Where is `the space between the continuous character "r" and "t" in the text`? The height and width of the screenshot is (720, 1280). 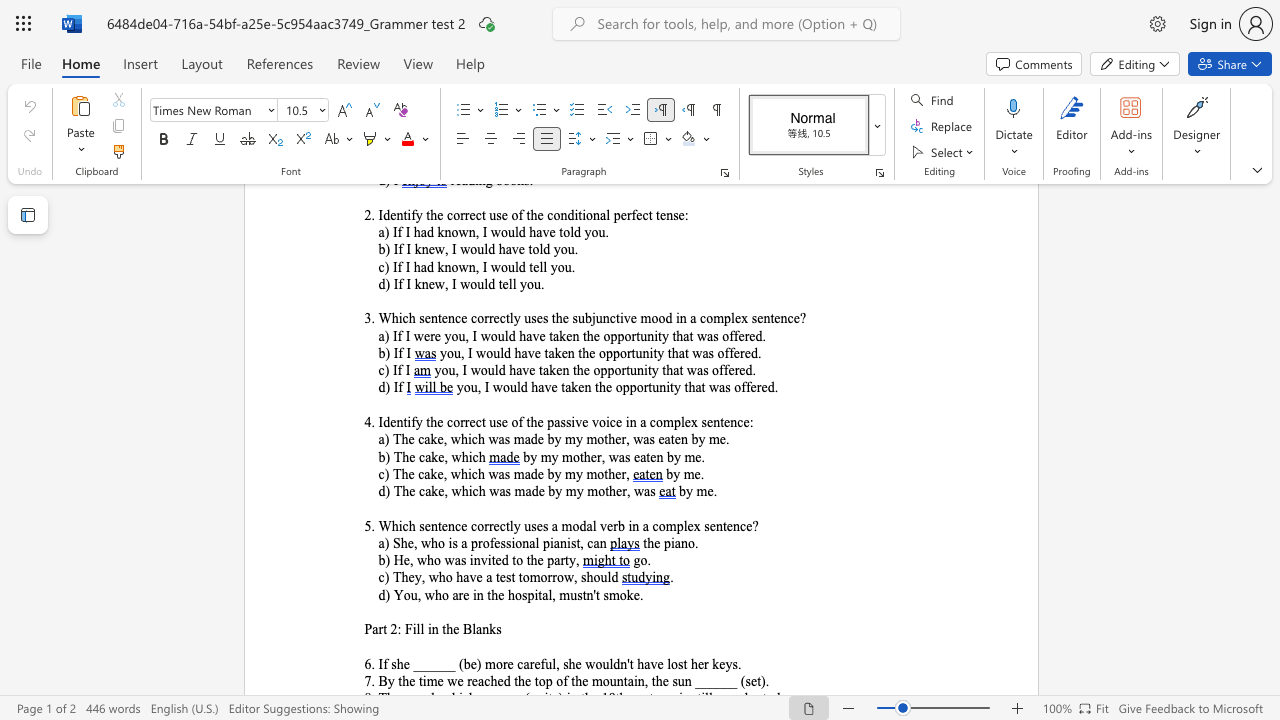
the space between the continuous character "r" and "t" in the text is located at coordinates (382, 628).